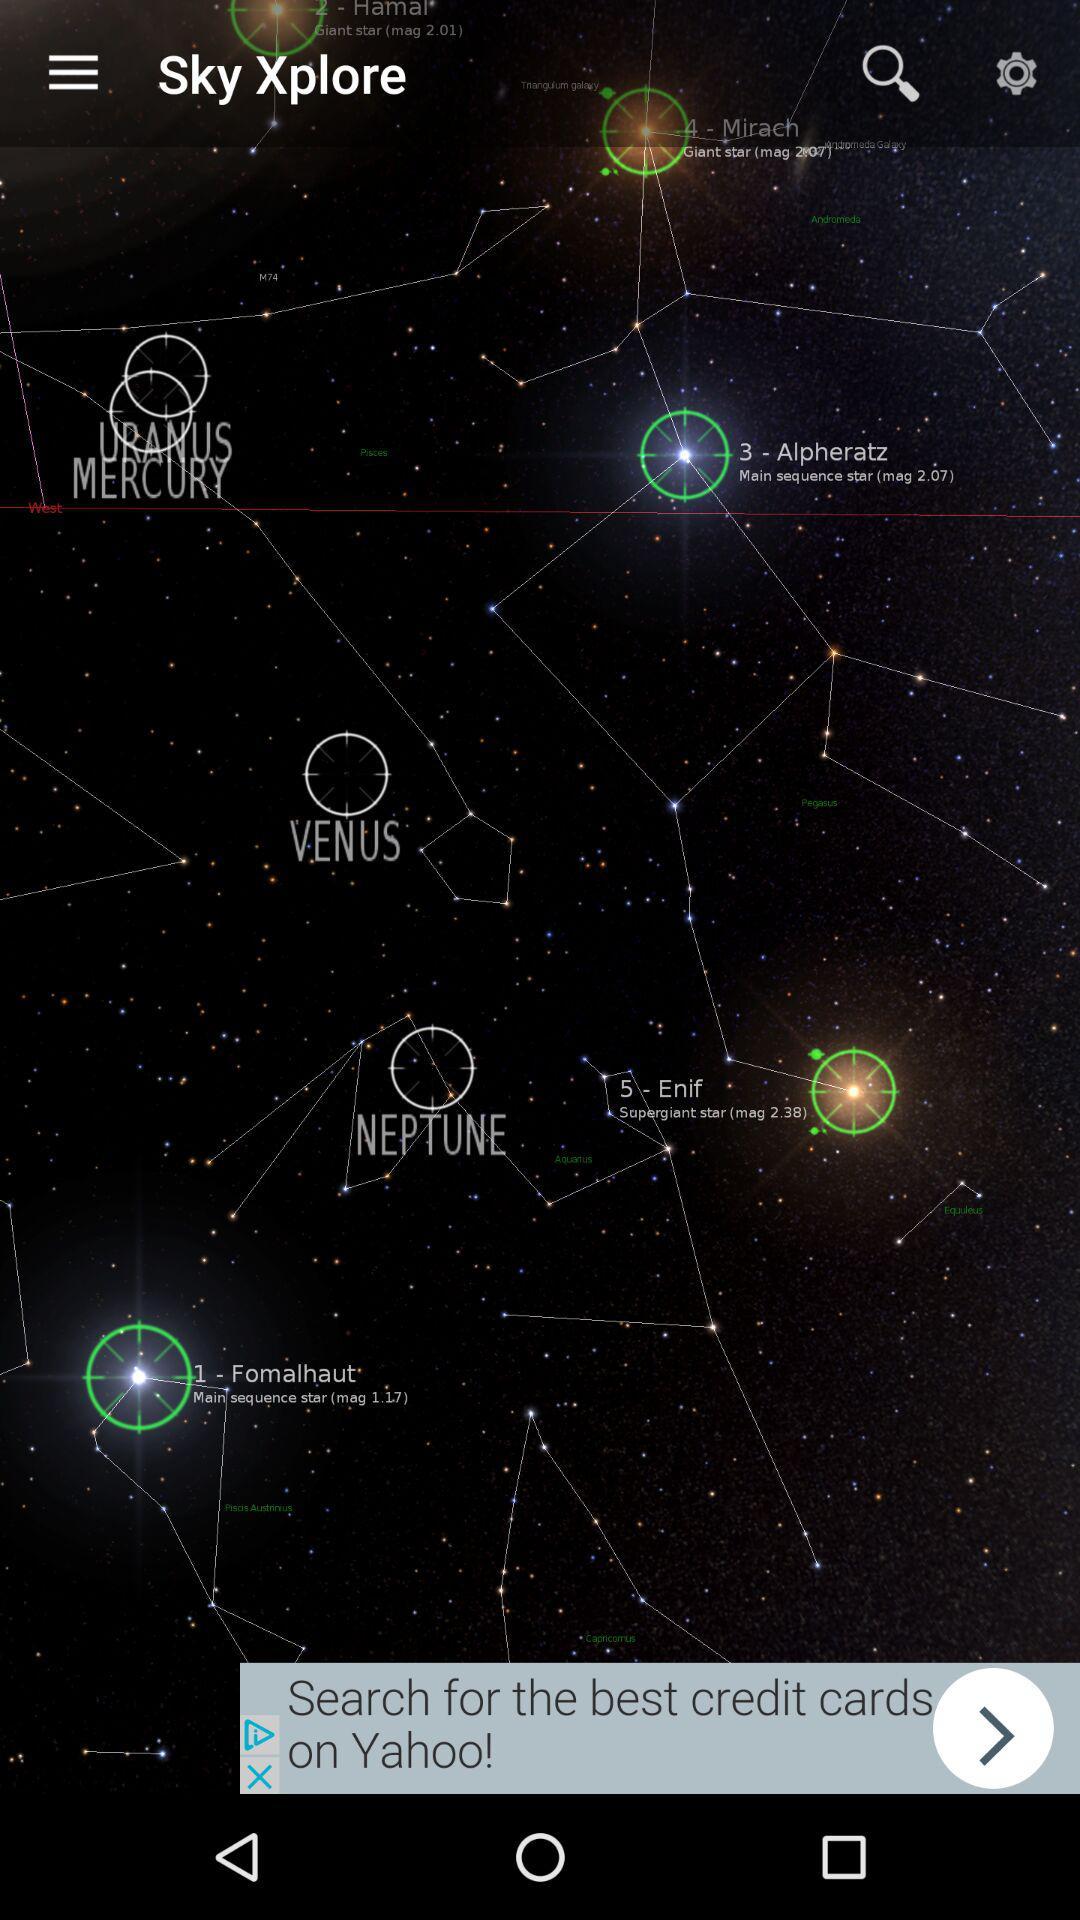  What do you see at coordinates (659, 1727) in the screenshot?
I see `advertising pop up link` at bounding box center [659, 1727].